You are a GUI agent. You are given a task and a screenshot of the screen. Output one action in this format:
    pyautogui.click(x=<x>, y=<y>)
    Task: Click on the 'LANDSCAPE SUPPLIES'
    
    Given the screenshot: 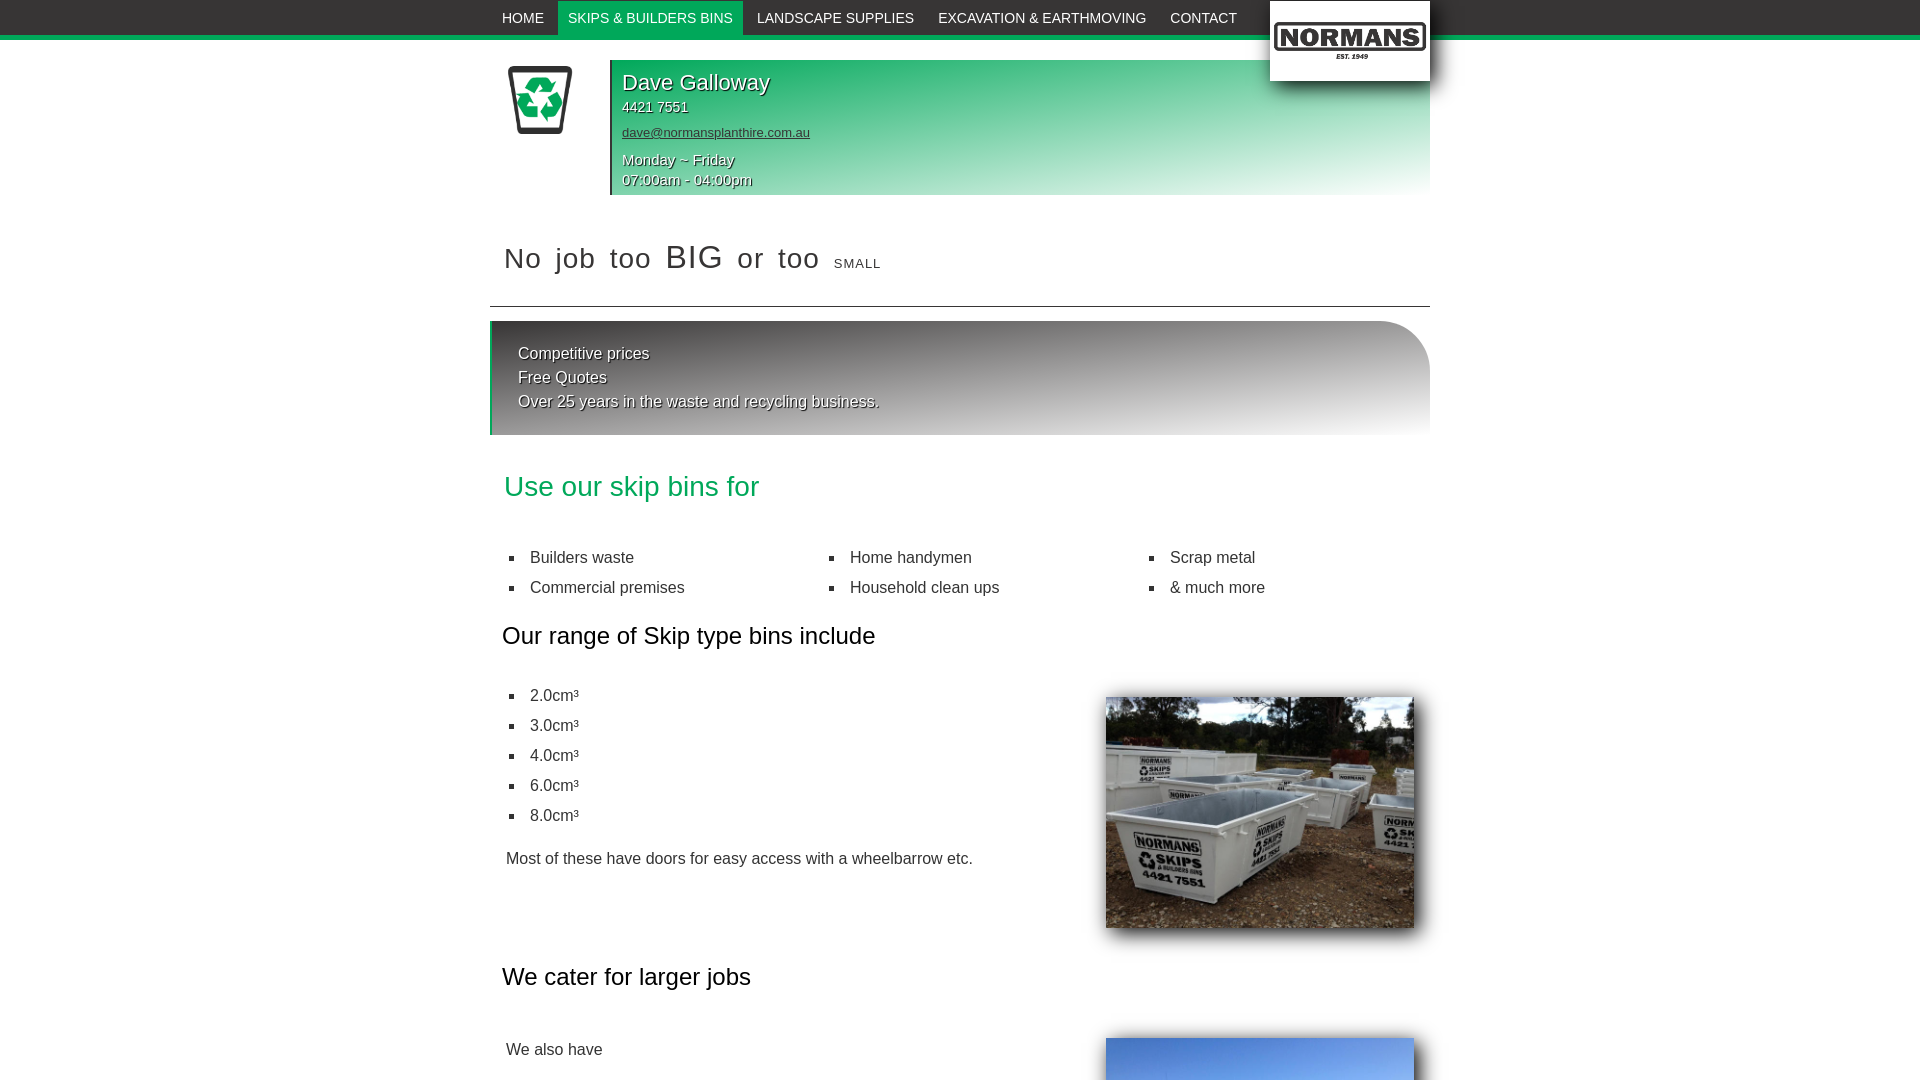 What is the action you would take?
    pyautogui.click(x=835, y=18)
    